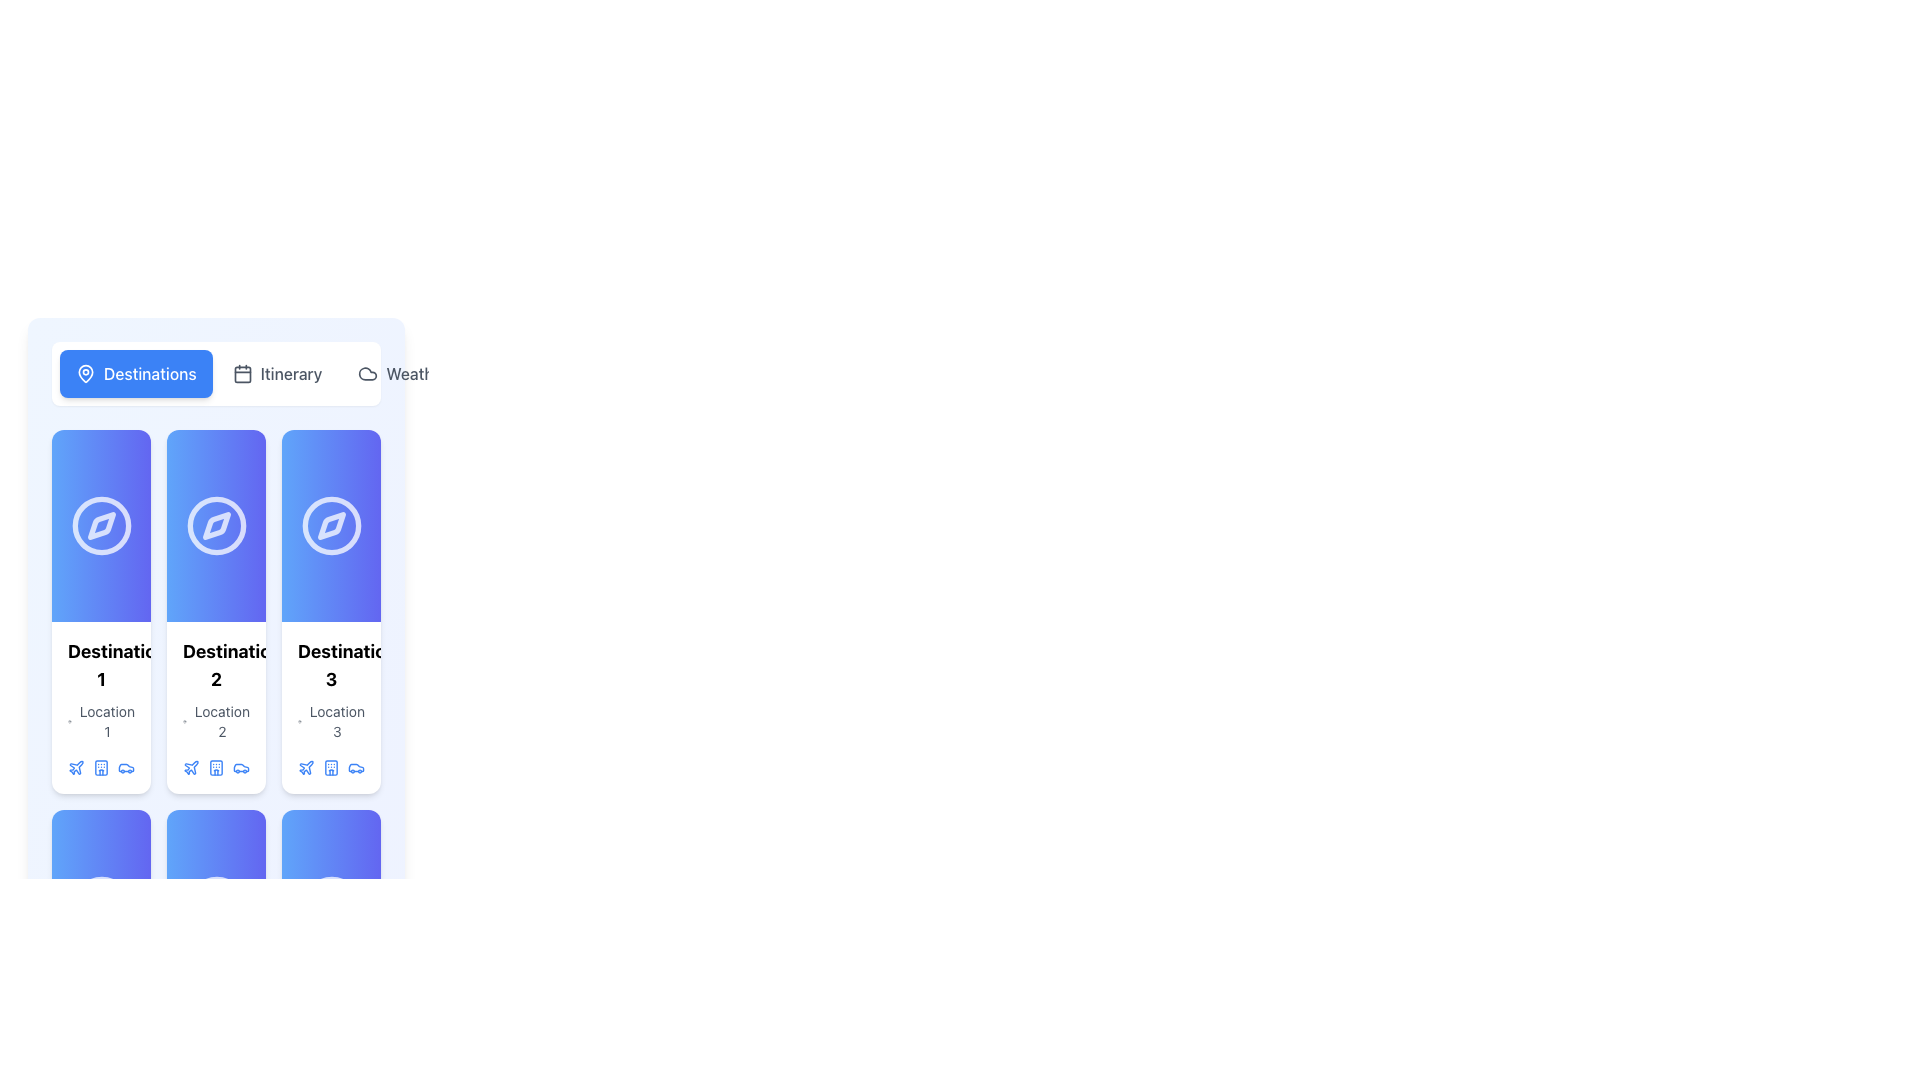  Describe the element at coordinates (331, 766) in the screenshot. I see `the vector graphic element within the SVG structure that is part of the 'Destination 3' card, positioned towards the bottom-right edge` at that location.